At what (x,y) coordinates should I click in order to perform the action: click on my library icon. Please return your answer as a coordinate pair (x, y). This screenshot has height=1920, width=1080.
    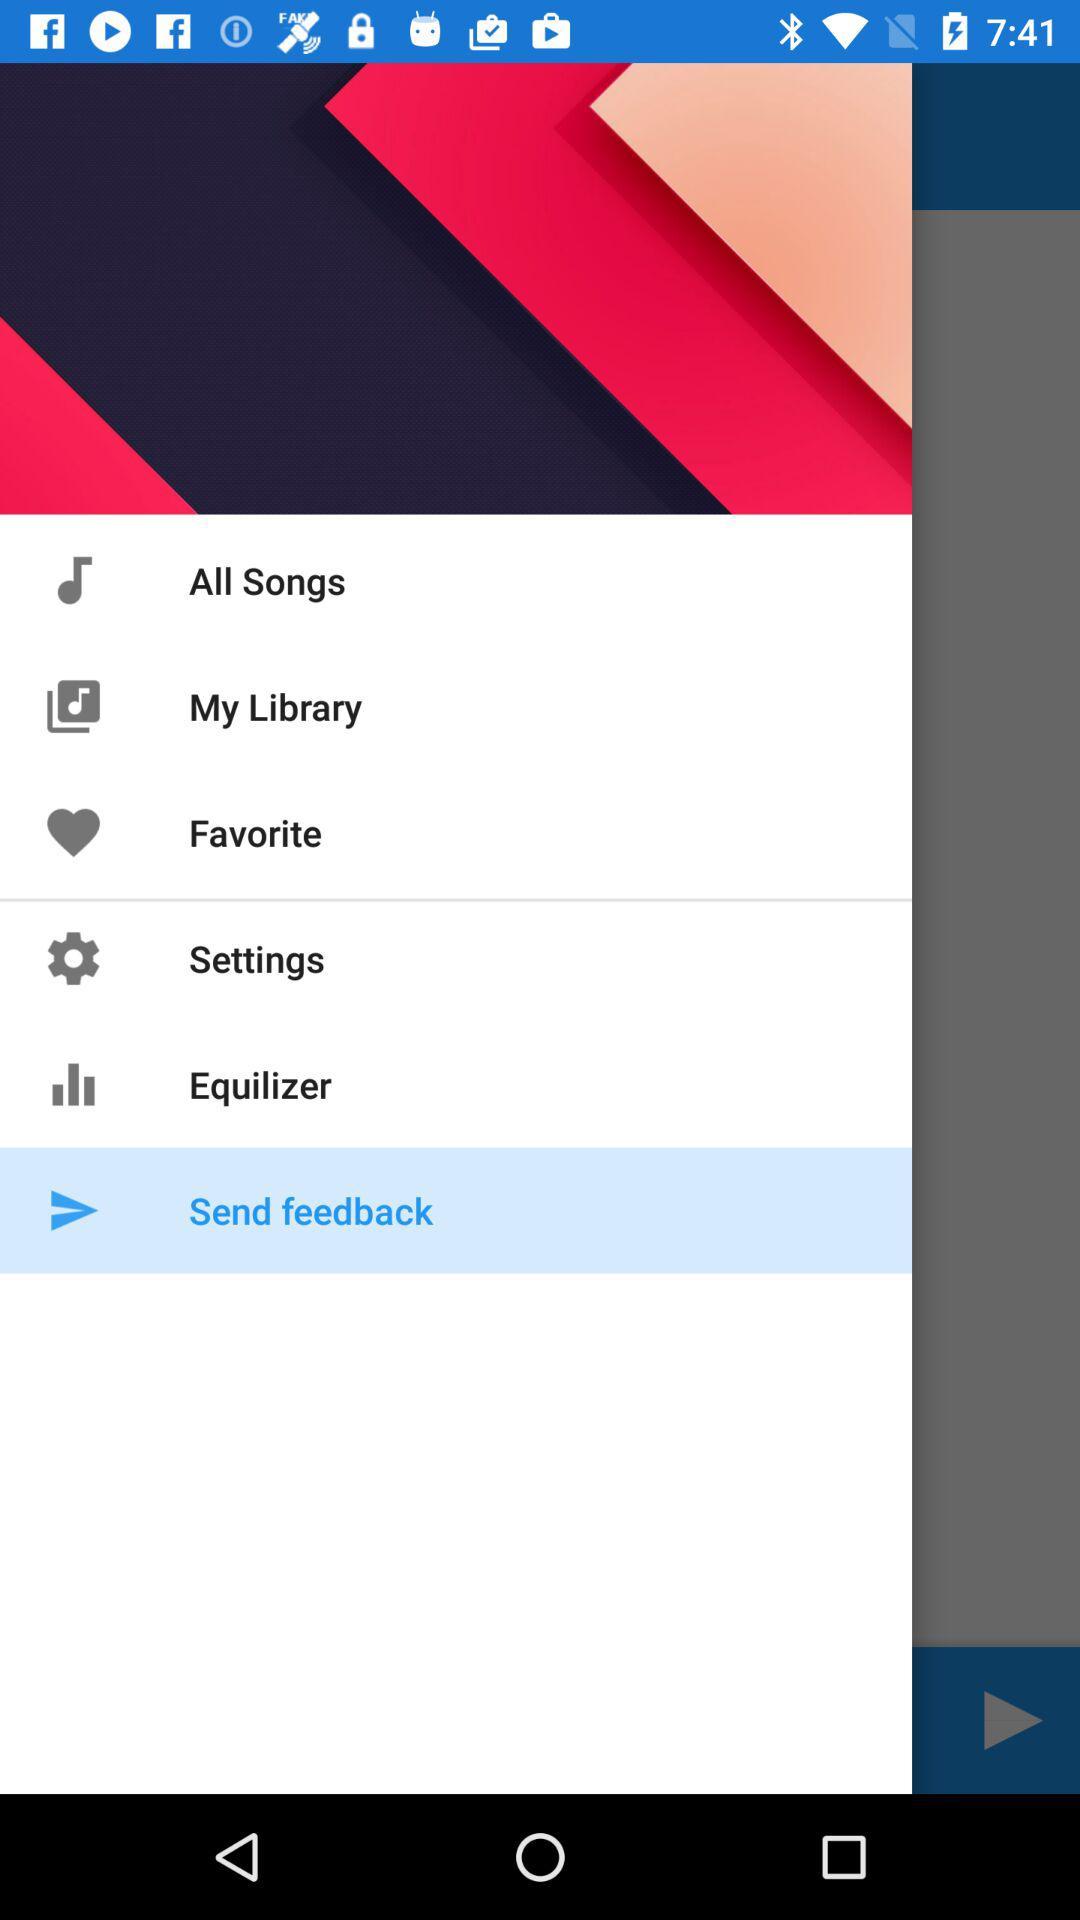
    Looking at the image, I should click on (72, 706).